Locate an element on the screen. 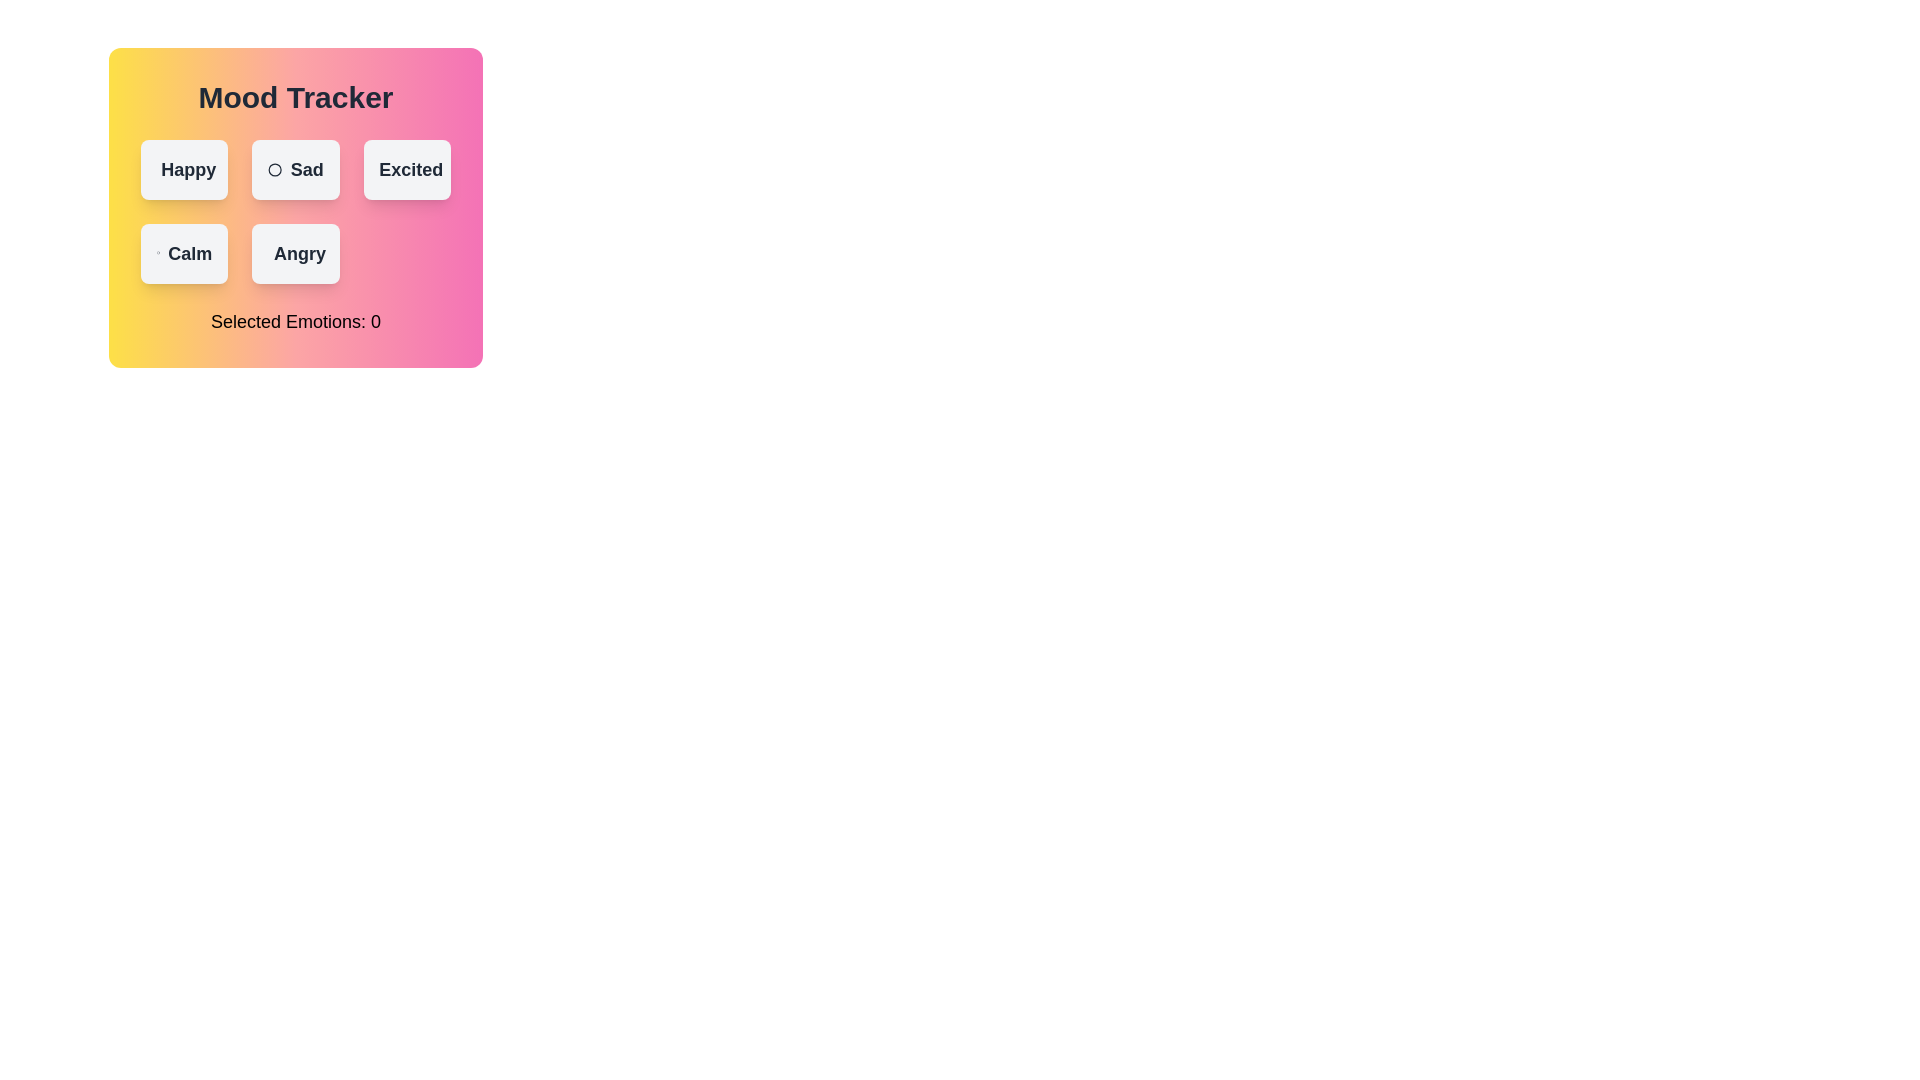 This screenshot has width=1920, height=1080. the center of the background gradient to interact with it visually is located at coordinates (295, 208).